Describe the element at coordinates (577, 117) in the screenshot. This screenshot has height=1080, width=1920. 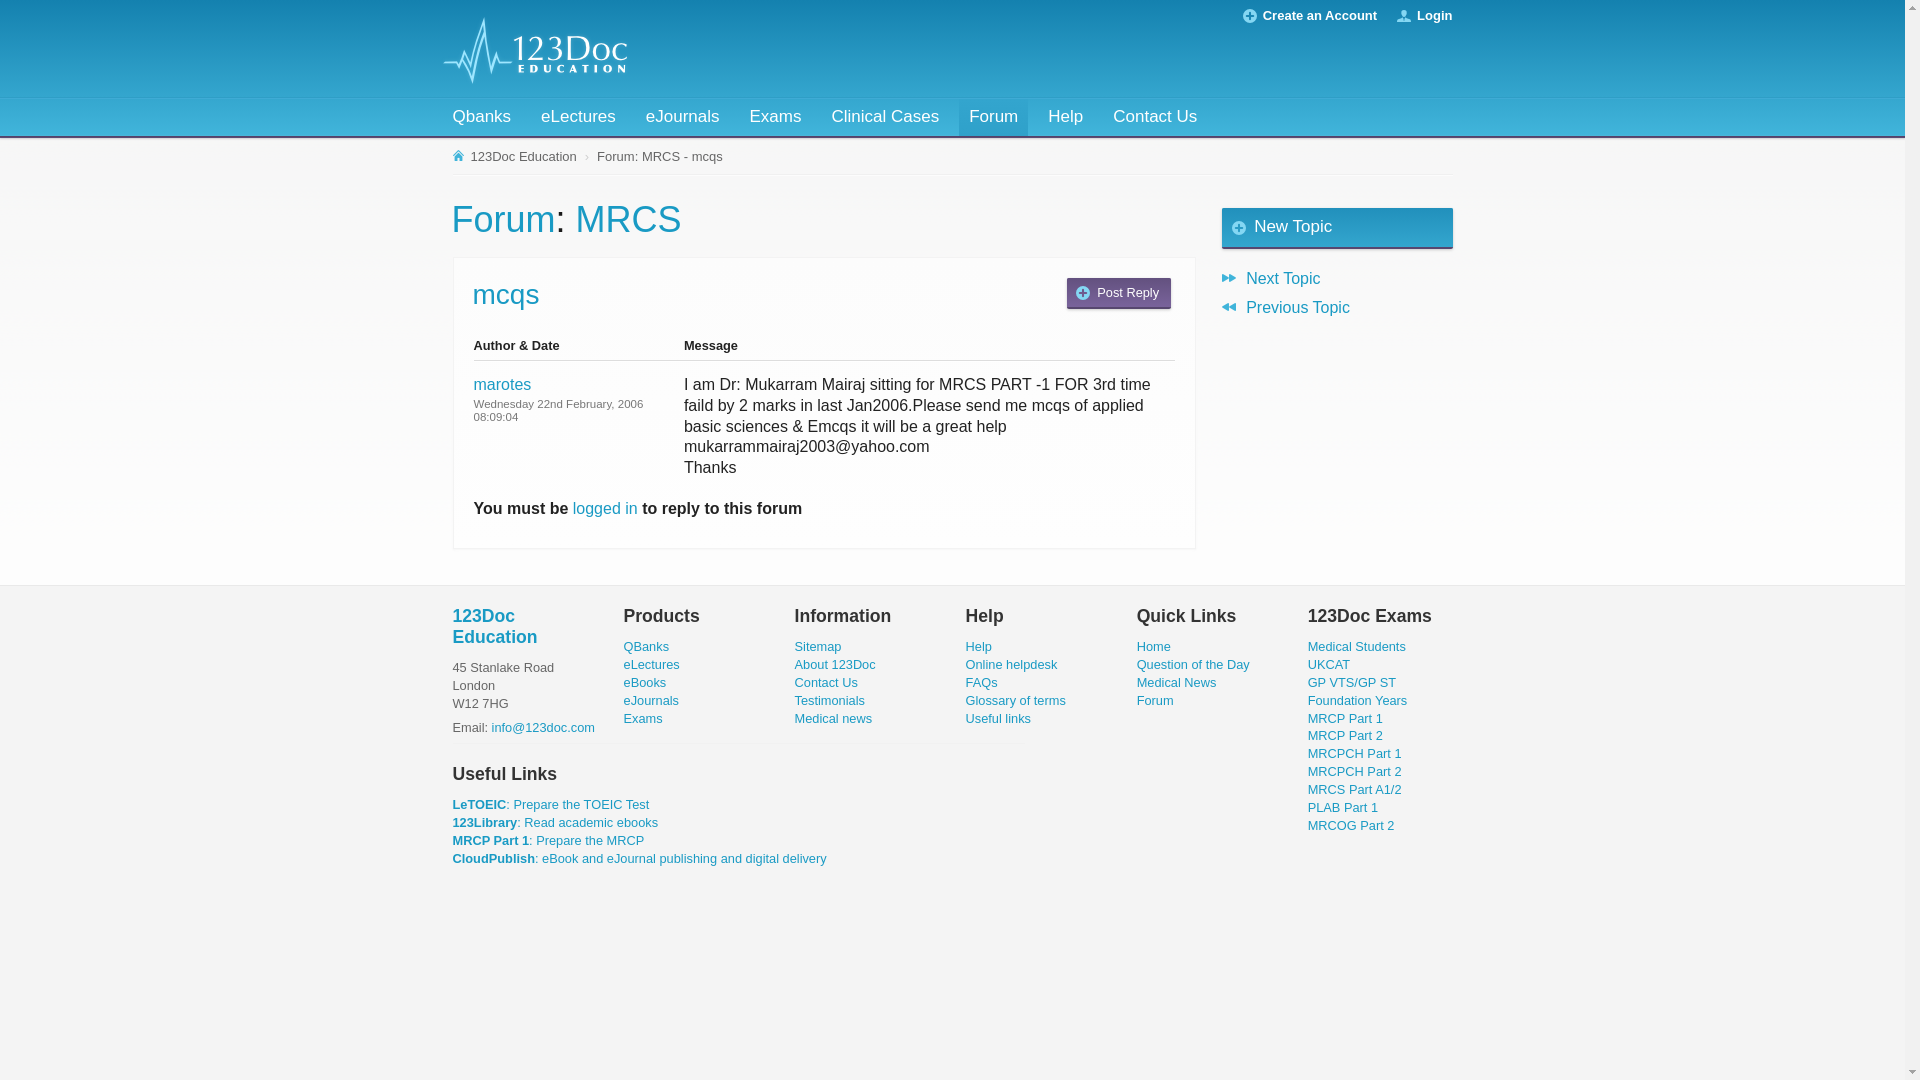
I see `'eLectures'` at that location.